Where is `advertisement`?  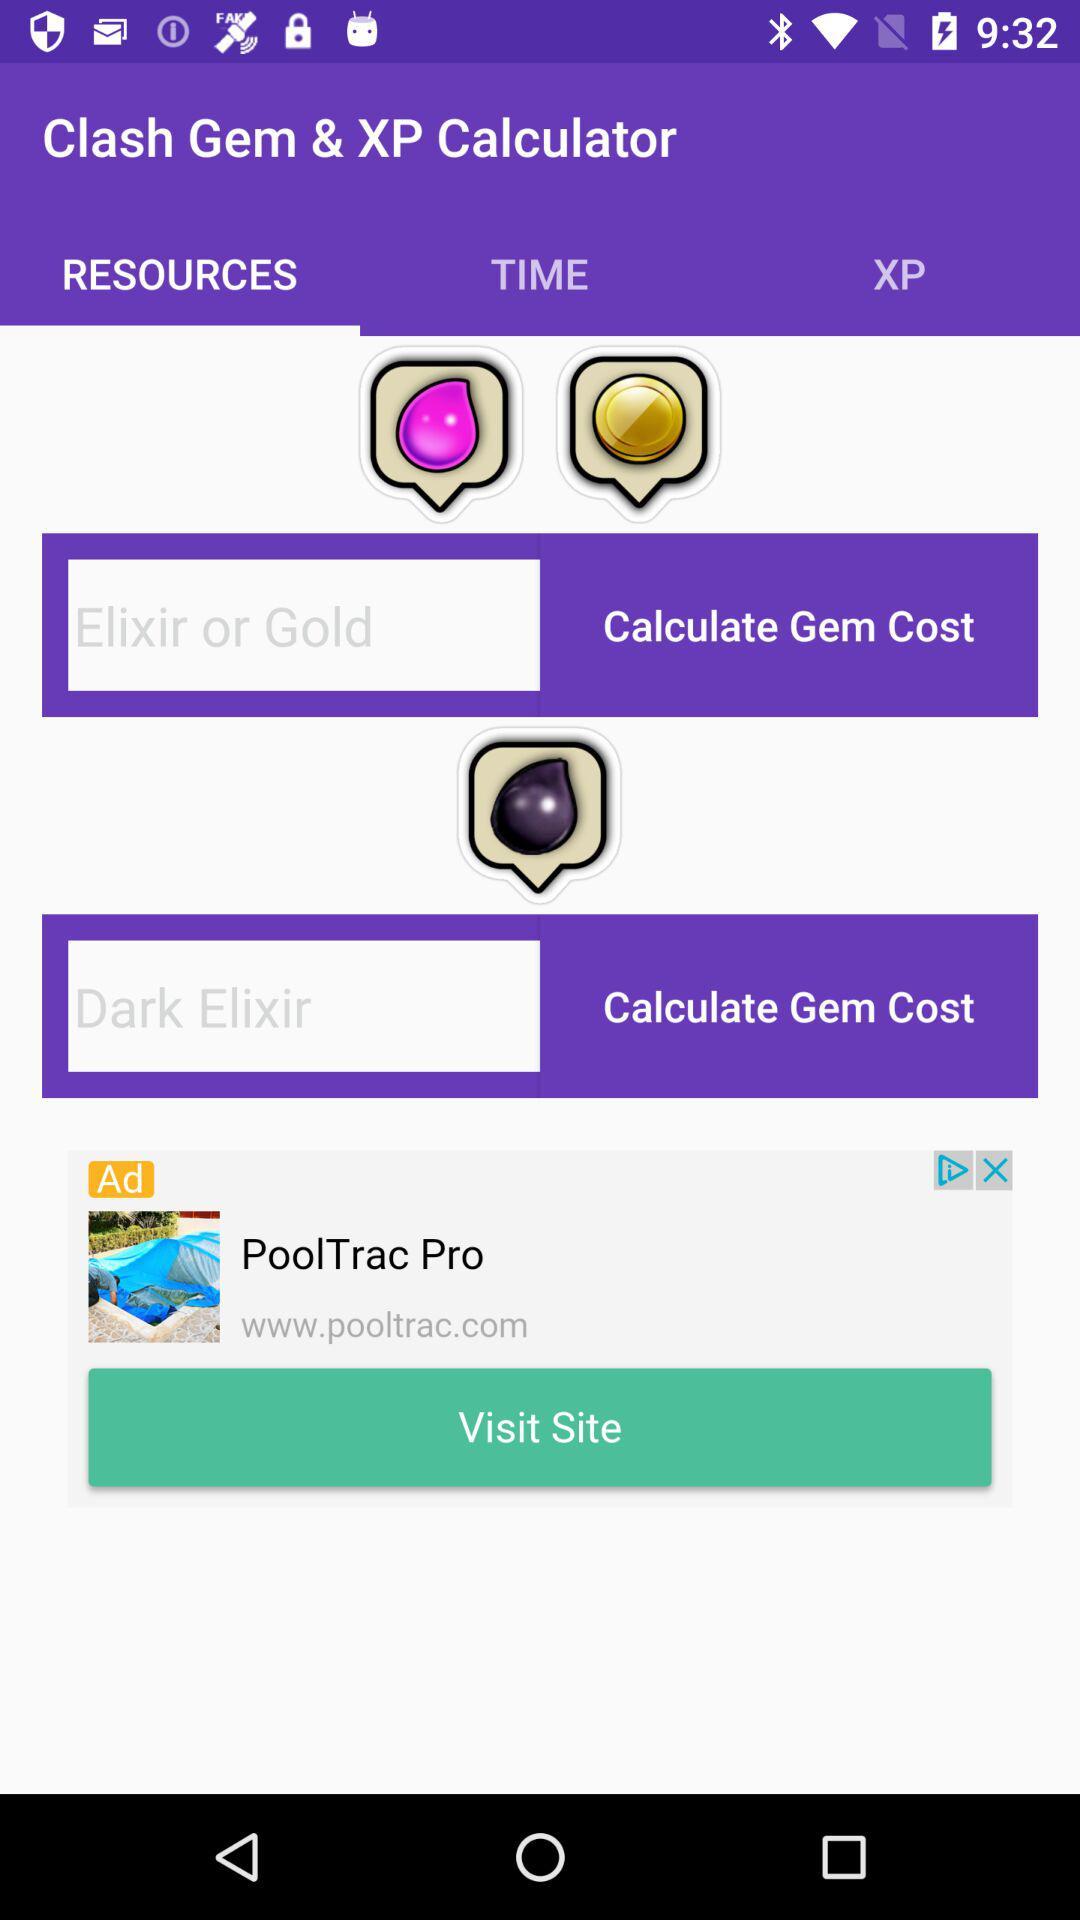 advertisement is located at coordinates (540, 1329).